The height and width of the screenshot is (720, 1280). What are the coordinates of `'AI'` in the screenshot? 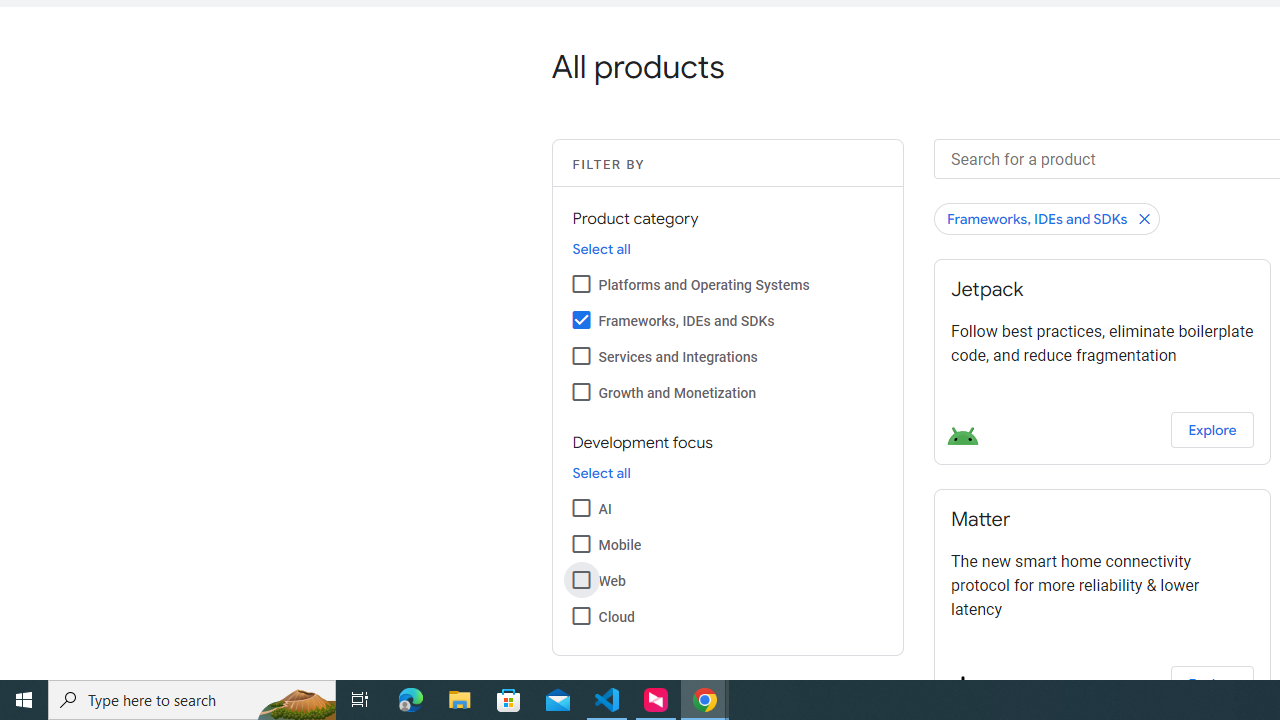 It's located at (580, 506).